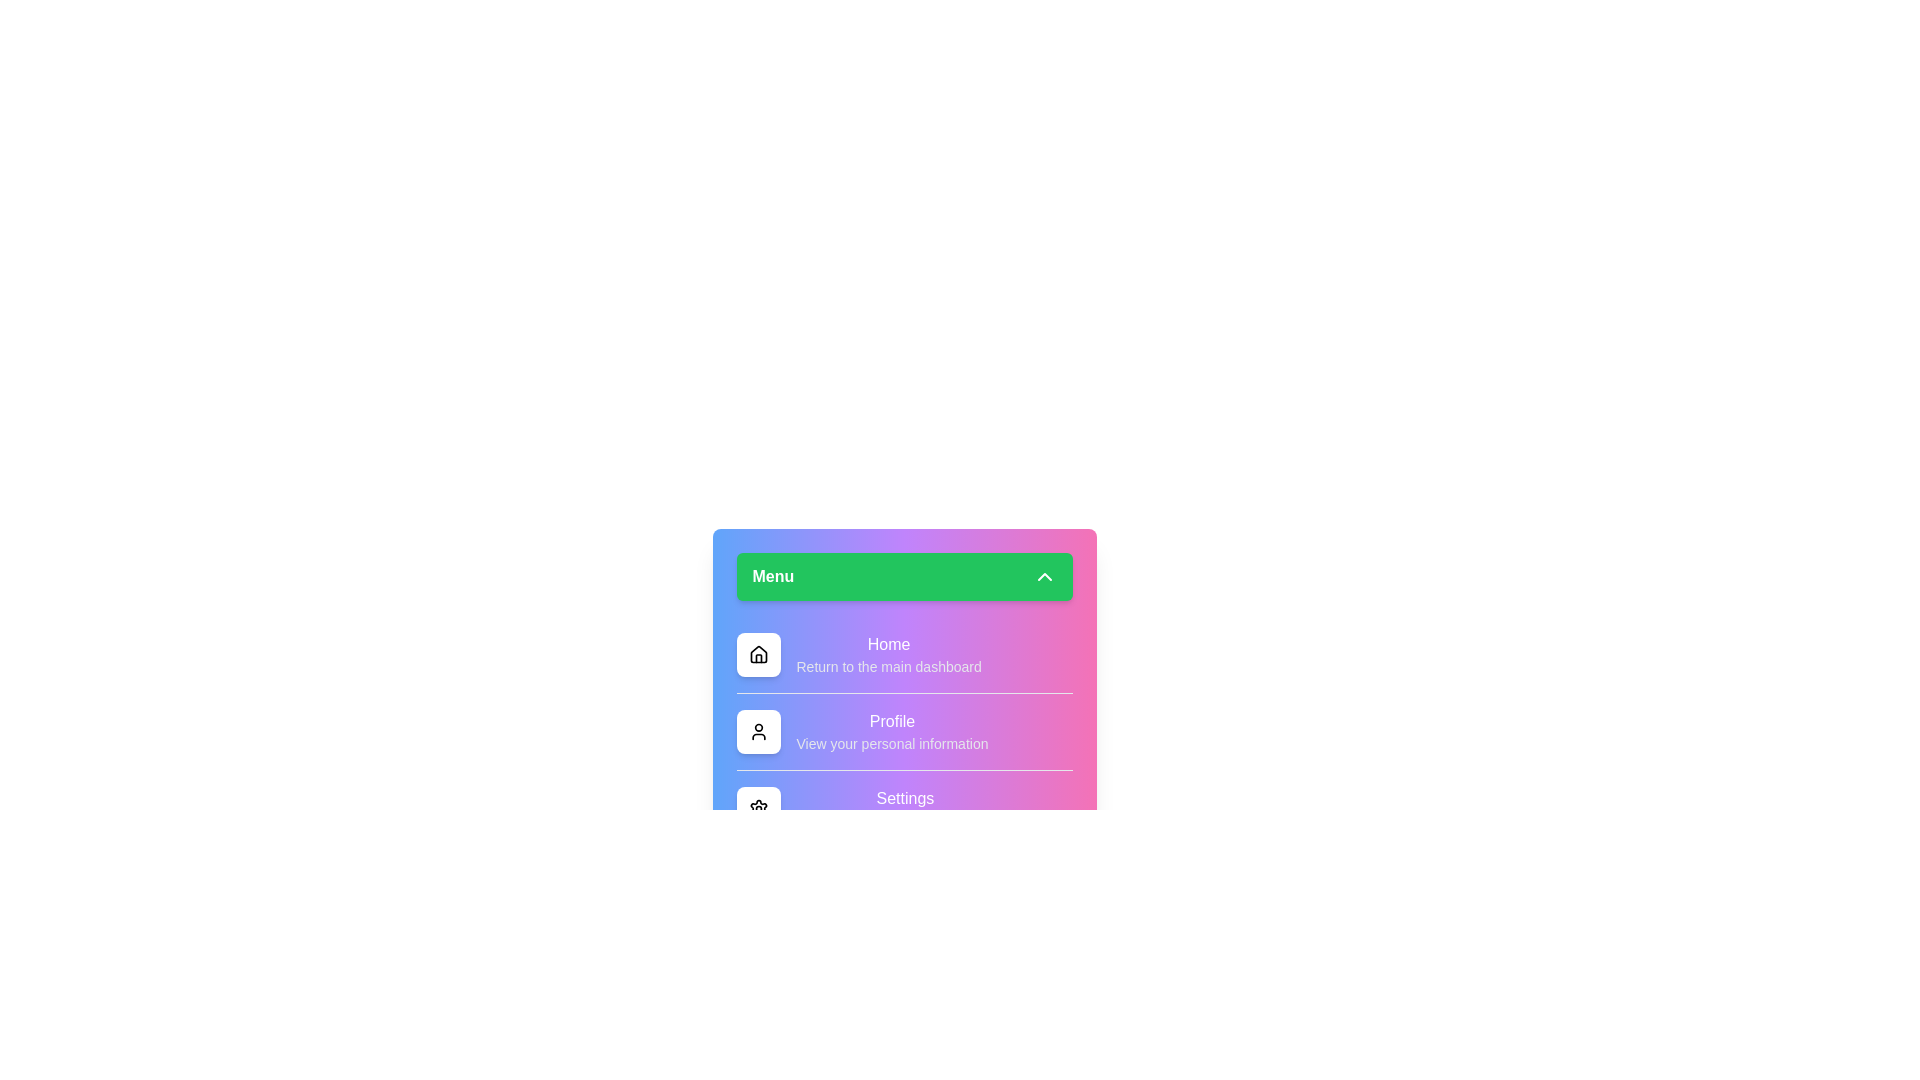  What do you see at coordinates (903, 577) in the screenshot?
I see `green 'Menu' button to toggle the menu` at bounding box center [903, 577].